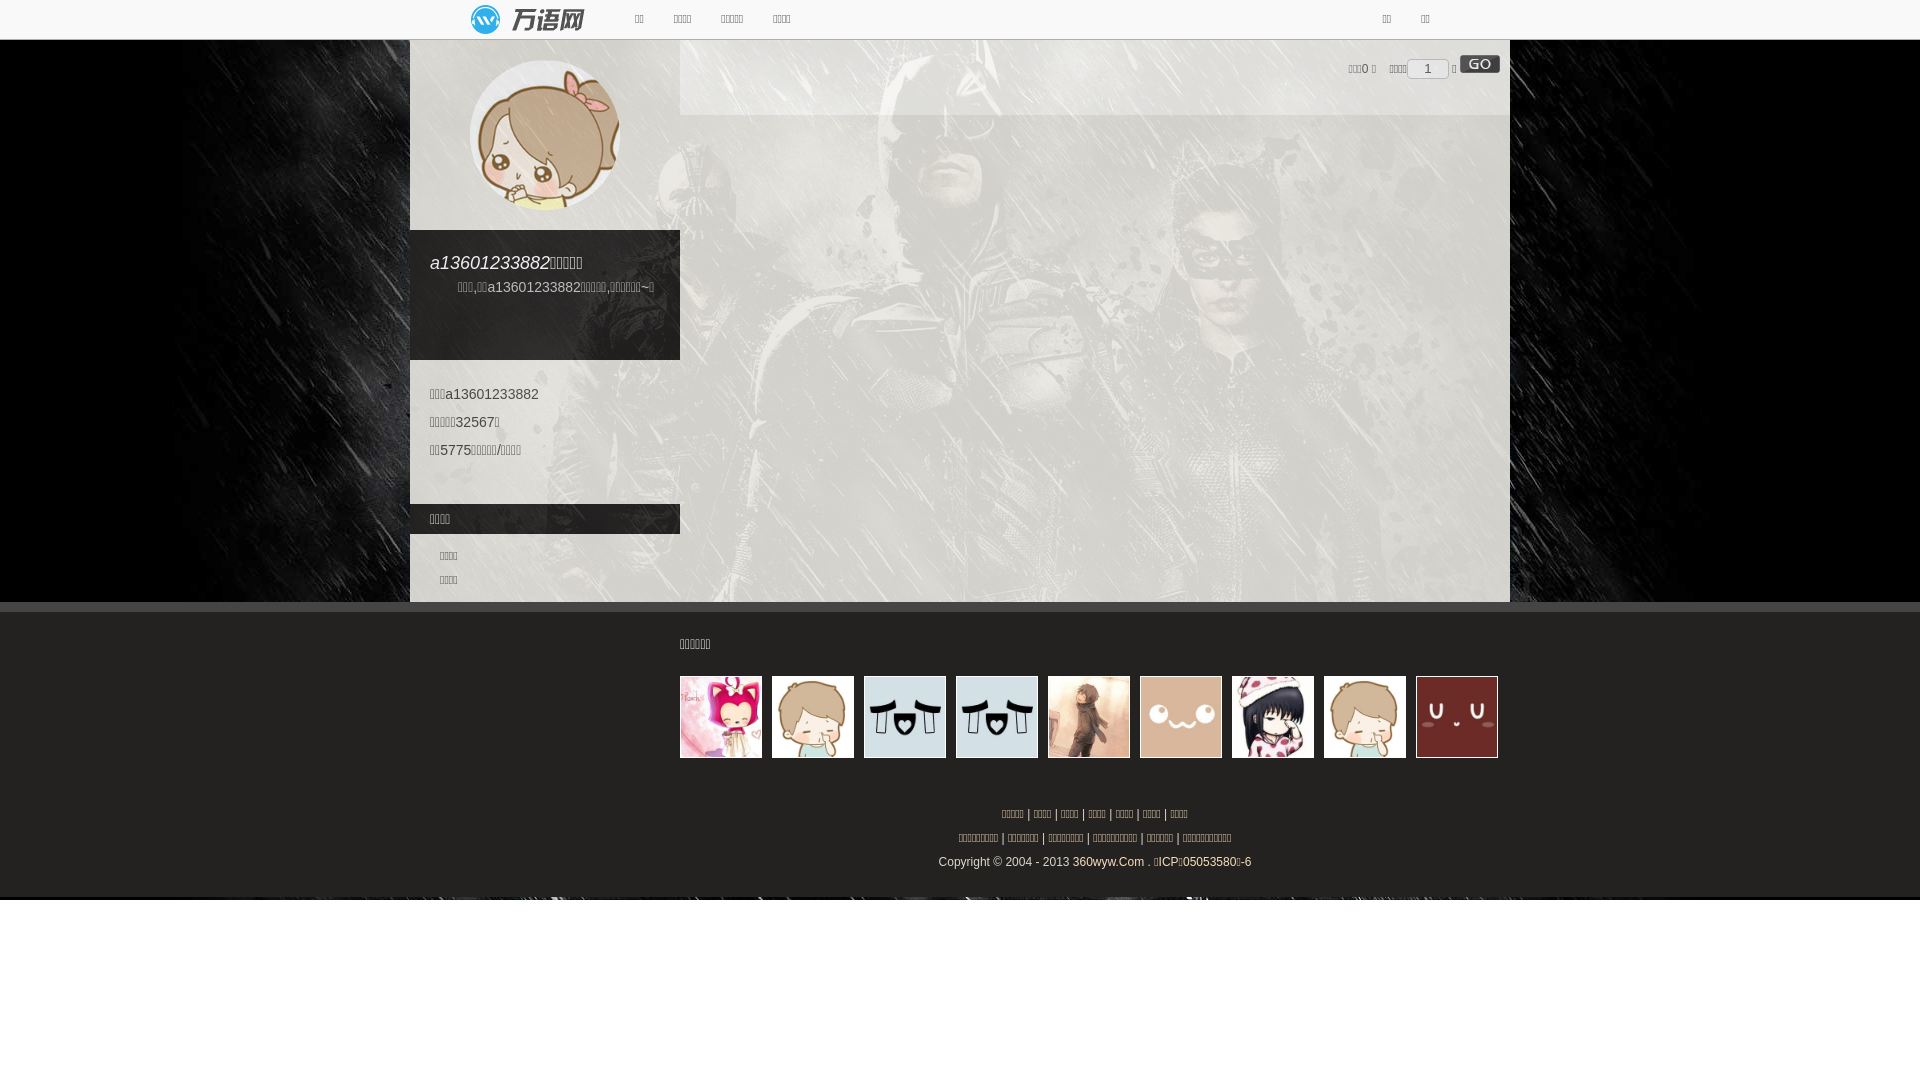 This screenshot has height=1080, width=1920. Describe the element at coordinates (1072, 860) in the screenshot. I see `'360wyw.Com'` at that location.